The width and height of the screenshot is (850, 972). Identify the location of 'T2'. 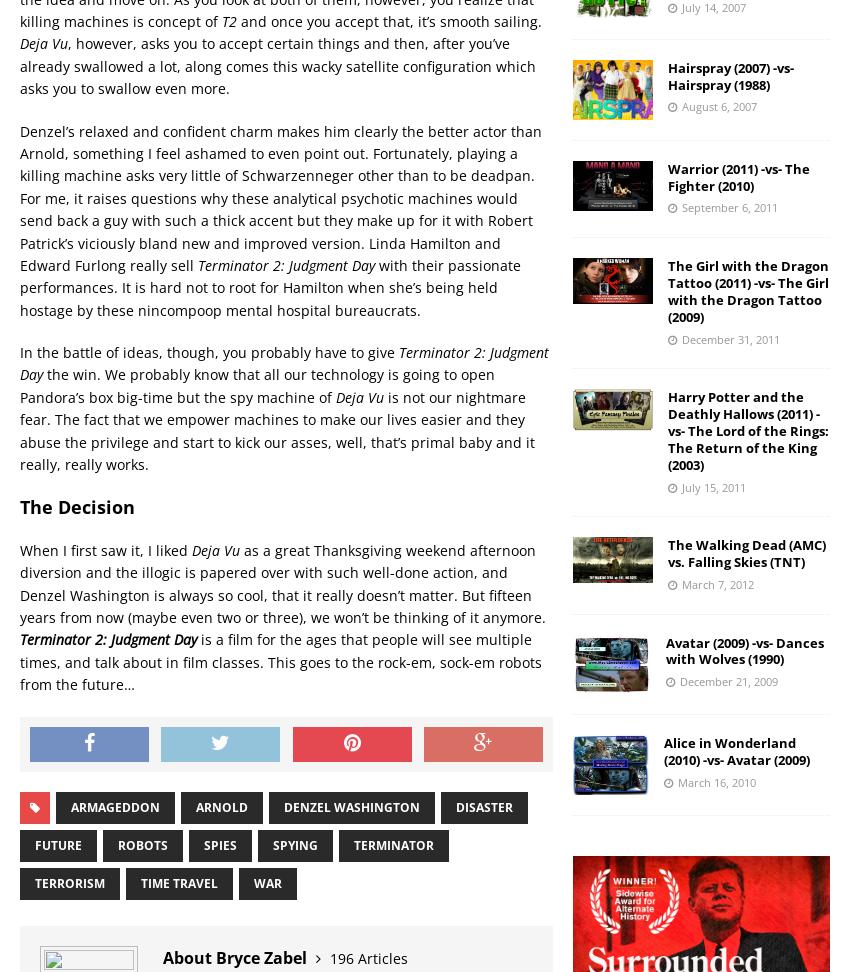
(229, 21).